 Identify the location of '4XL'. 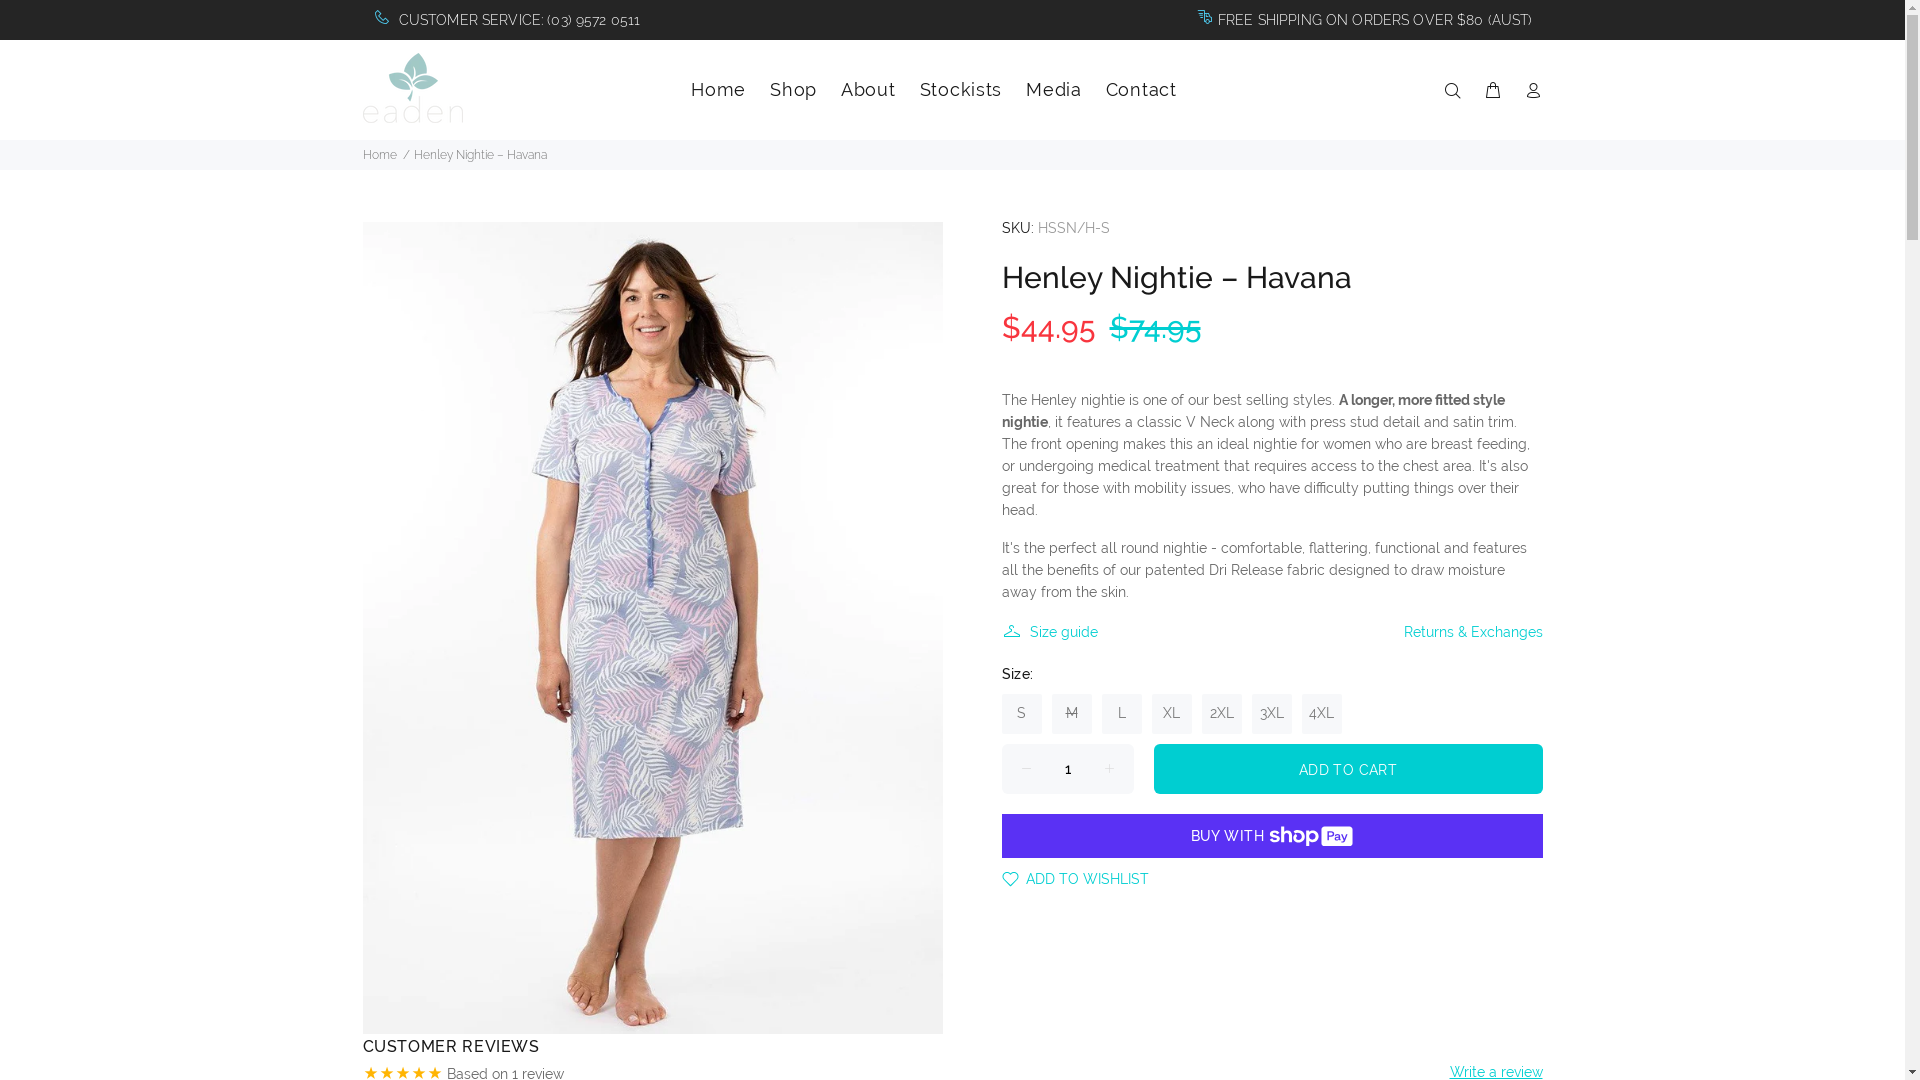
(1321, 712).